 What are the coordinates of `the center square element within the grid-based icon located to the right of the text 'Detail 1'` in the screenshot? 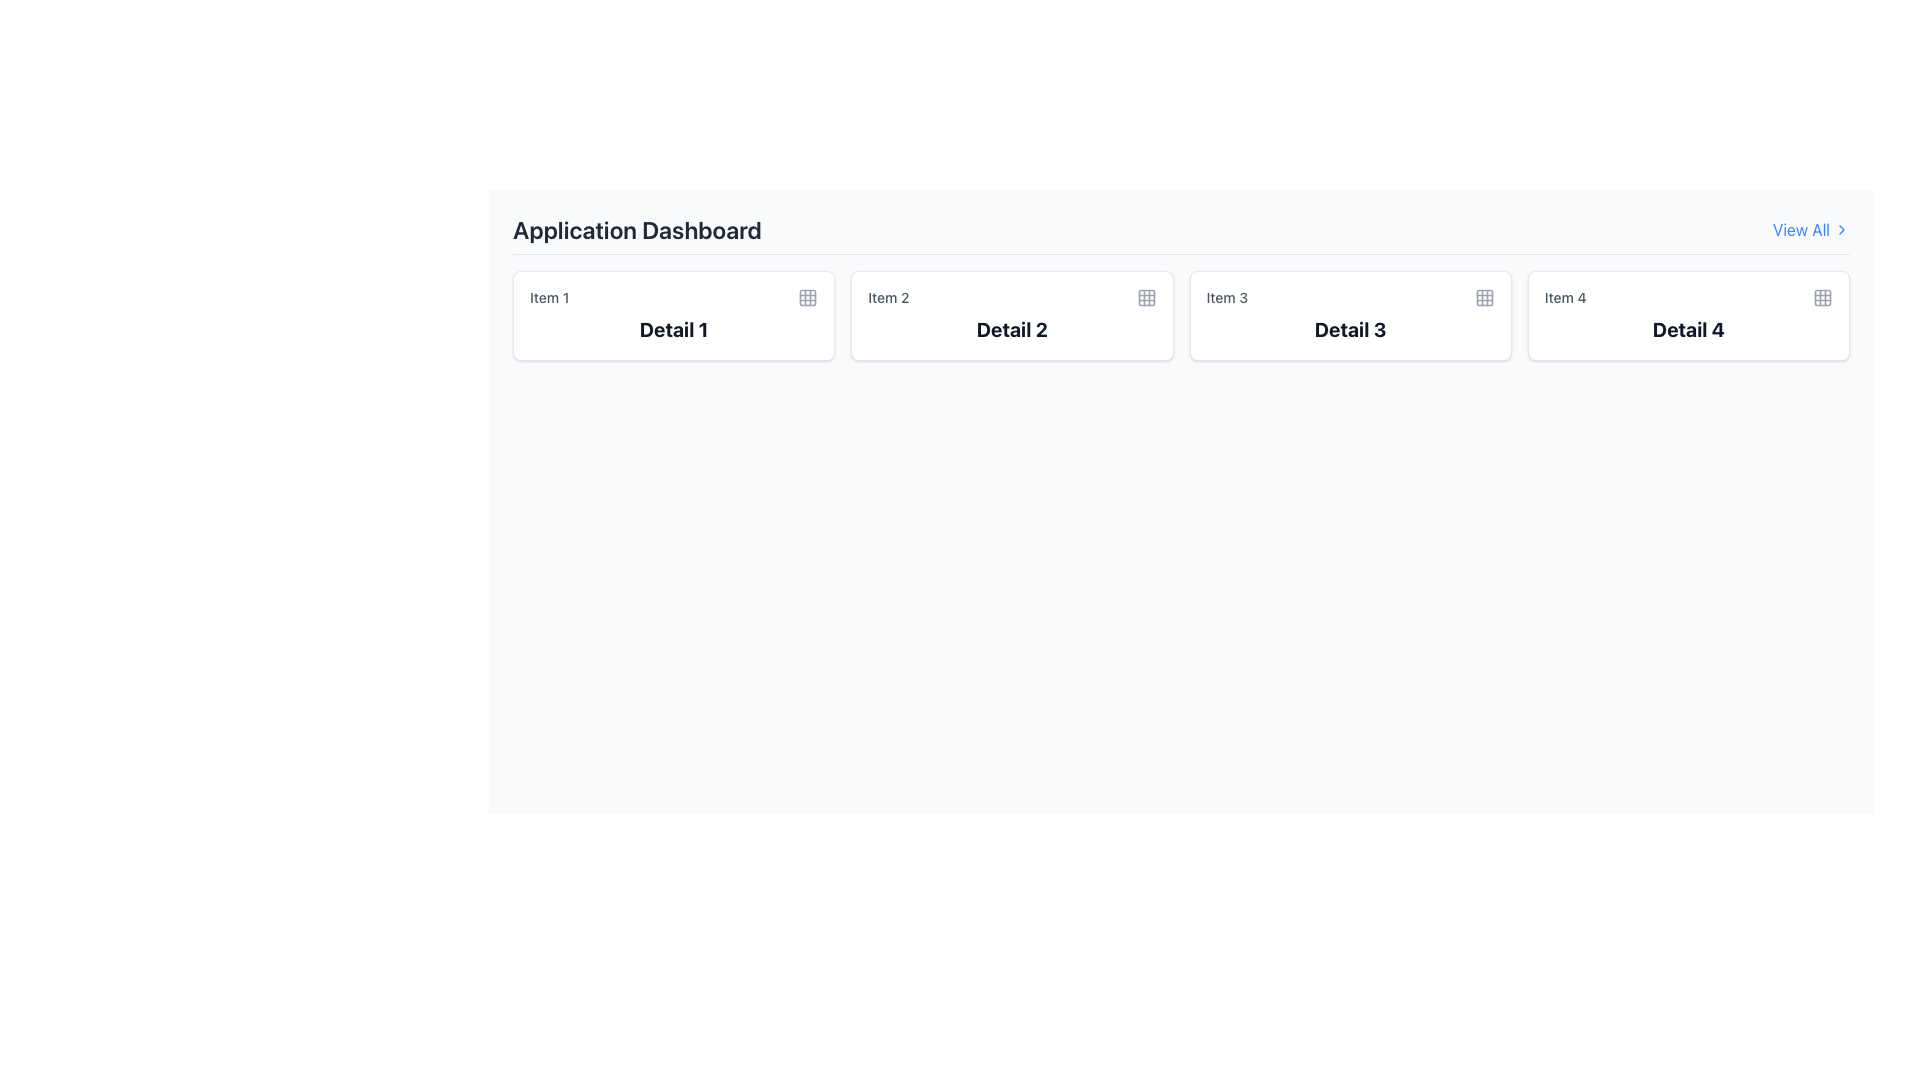 It's located at (808, 297).